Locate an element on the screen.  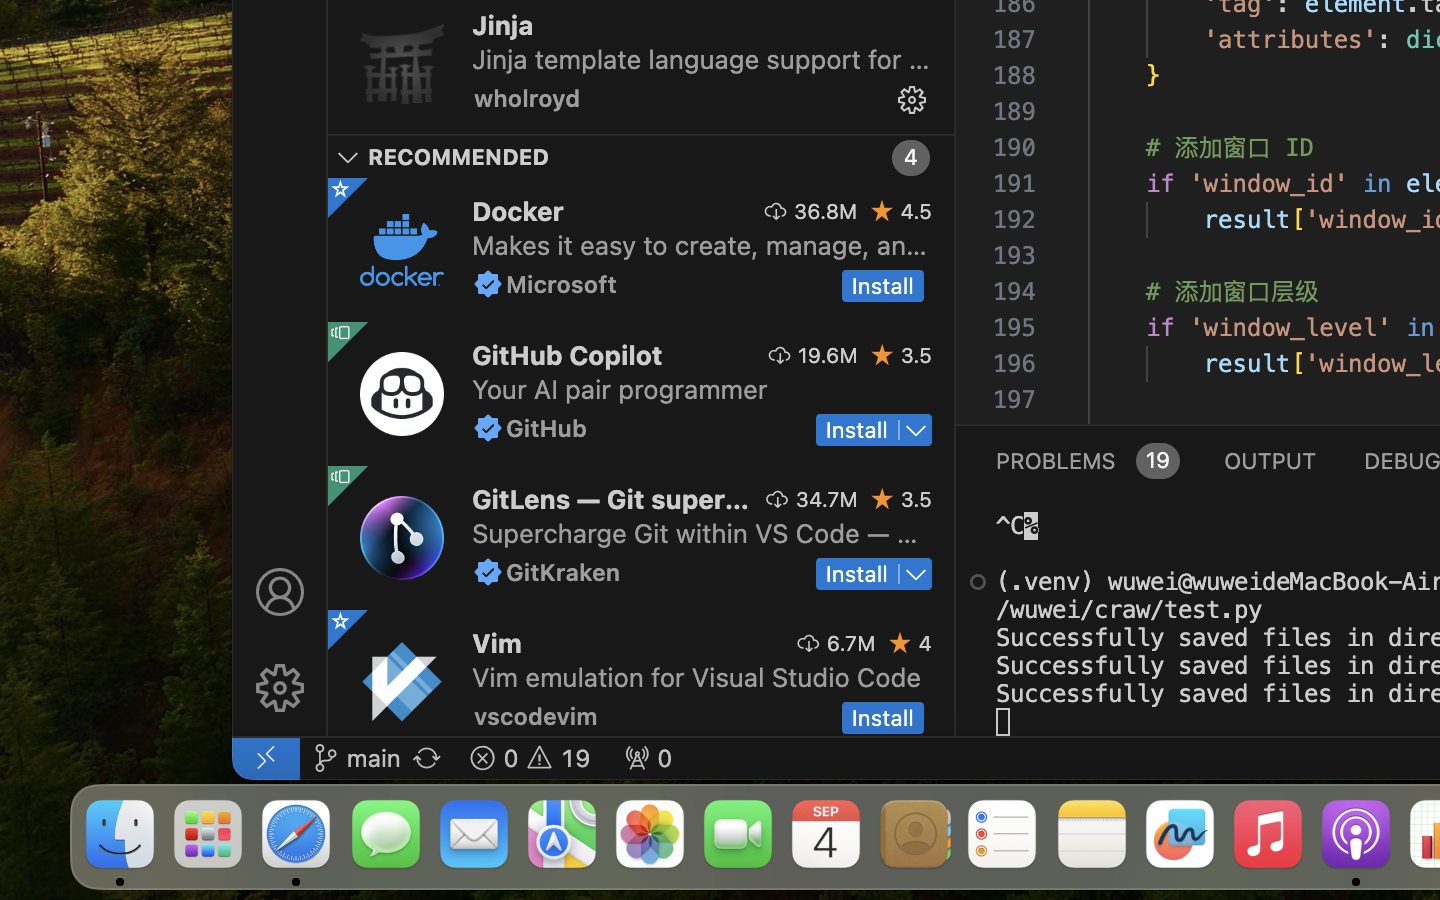
'GitHub' is located at coordinates (547, 428).